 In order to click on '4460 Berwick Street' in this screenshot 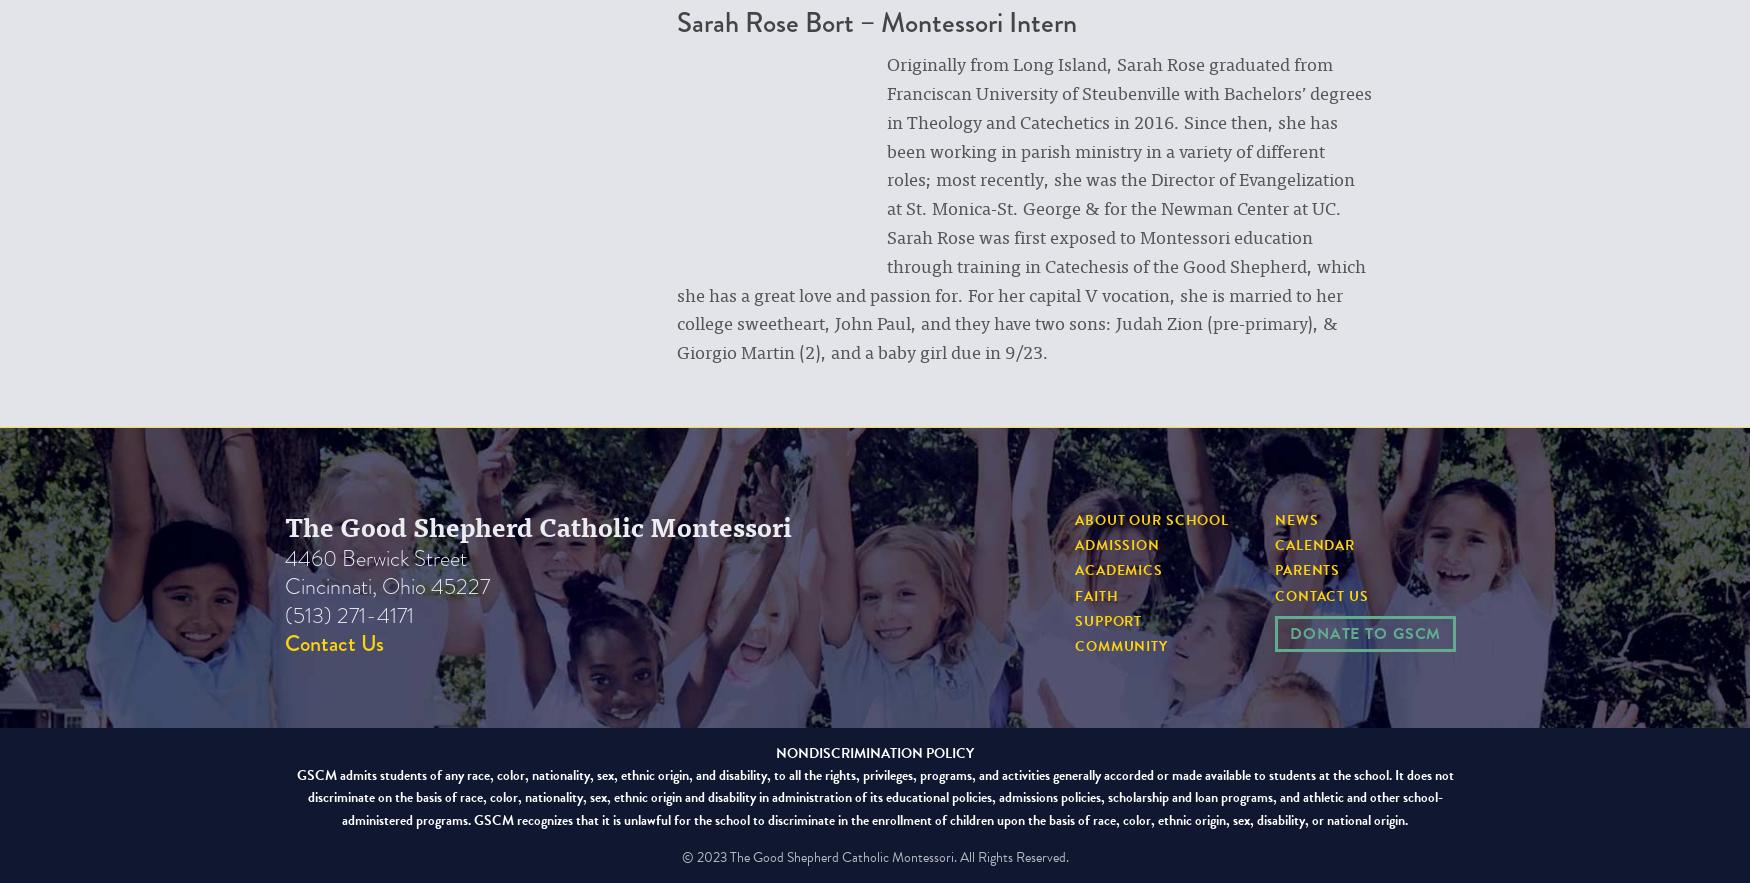, I will do `click(375, 557)`.